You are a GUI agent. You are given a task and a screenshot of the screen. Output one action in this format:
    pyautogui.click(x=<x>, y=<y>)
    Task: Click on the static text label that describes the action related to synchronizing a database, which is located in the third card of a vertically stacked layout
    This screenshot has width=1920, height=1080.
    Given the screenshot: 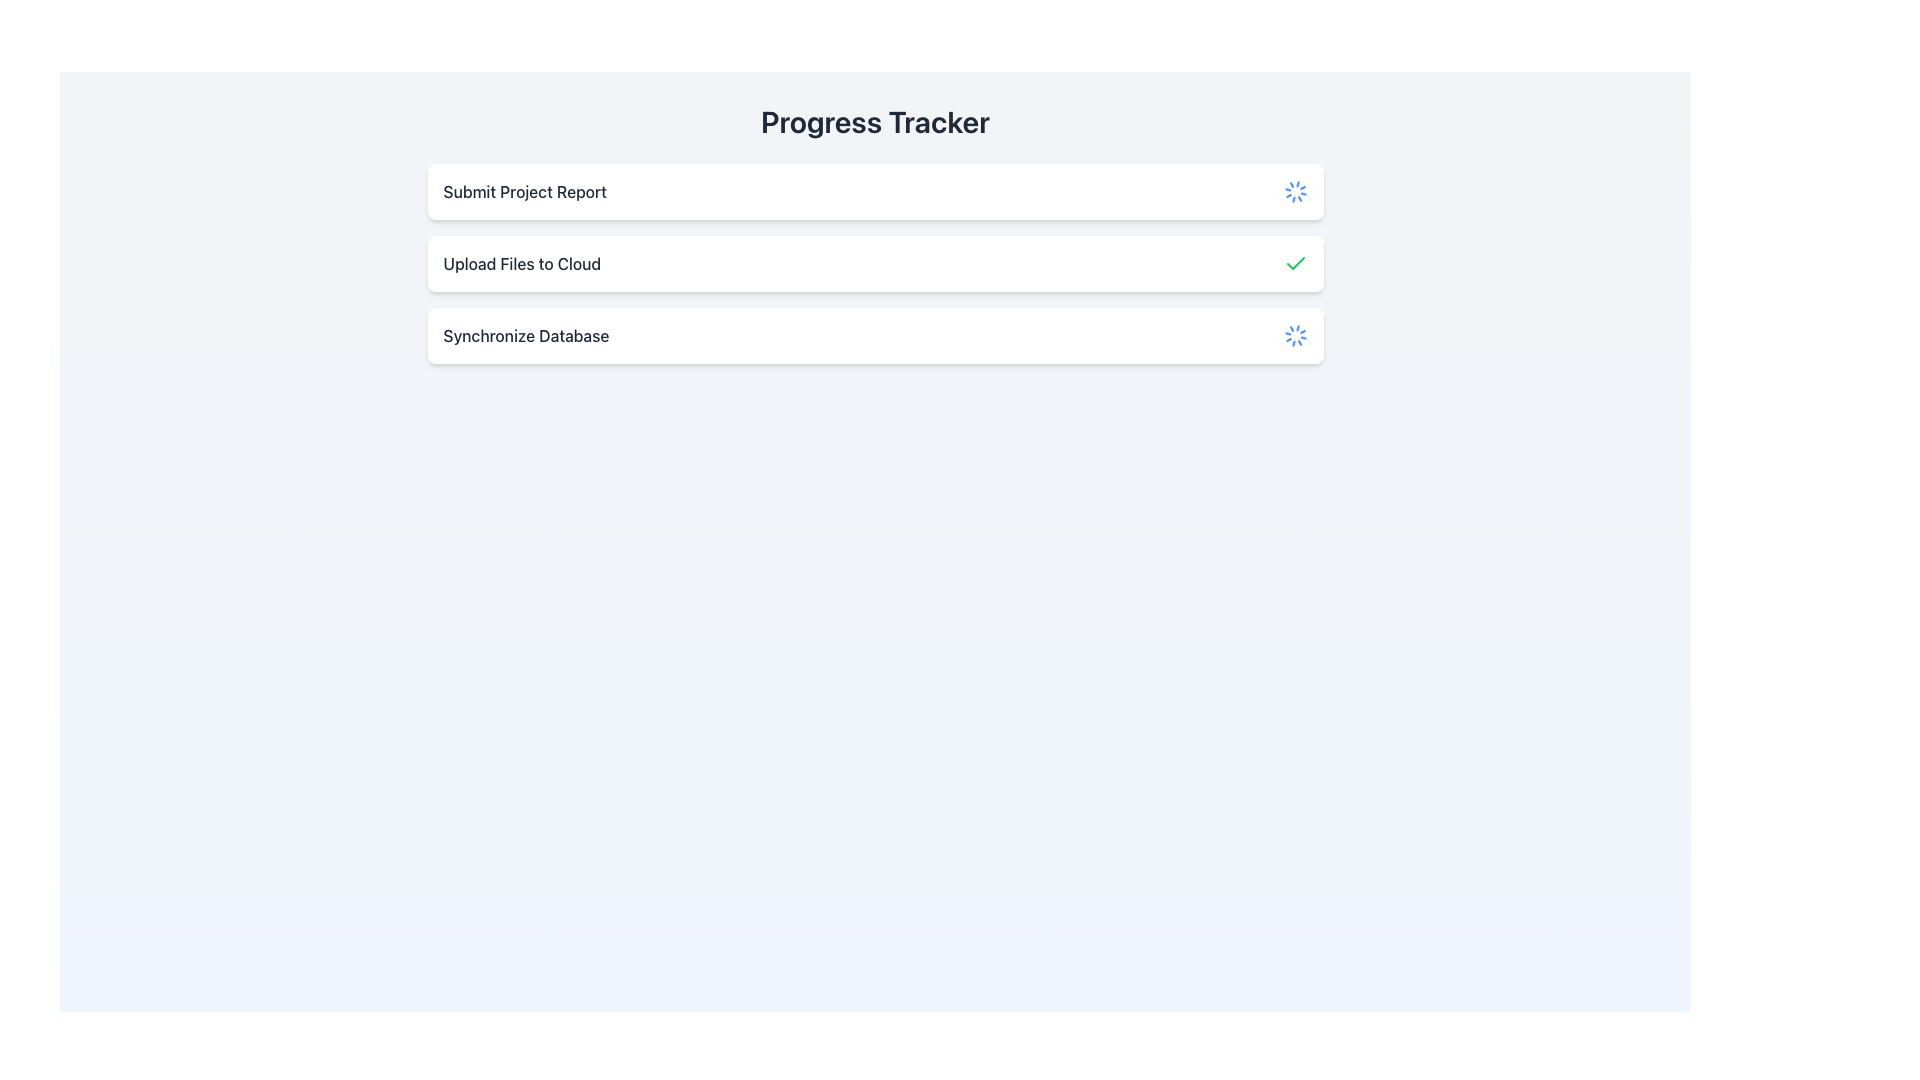 What is the action you would take?
    pyautogui.click(x=526, y=334)
    